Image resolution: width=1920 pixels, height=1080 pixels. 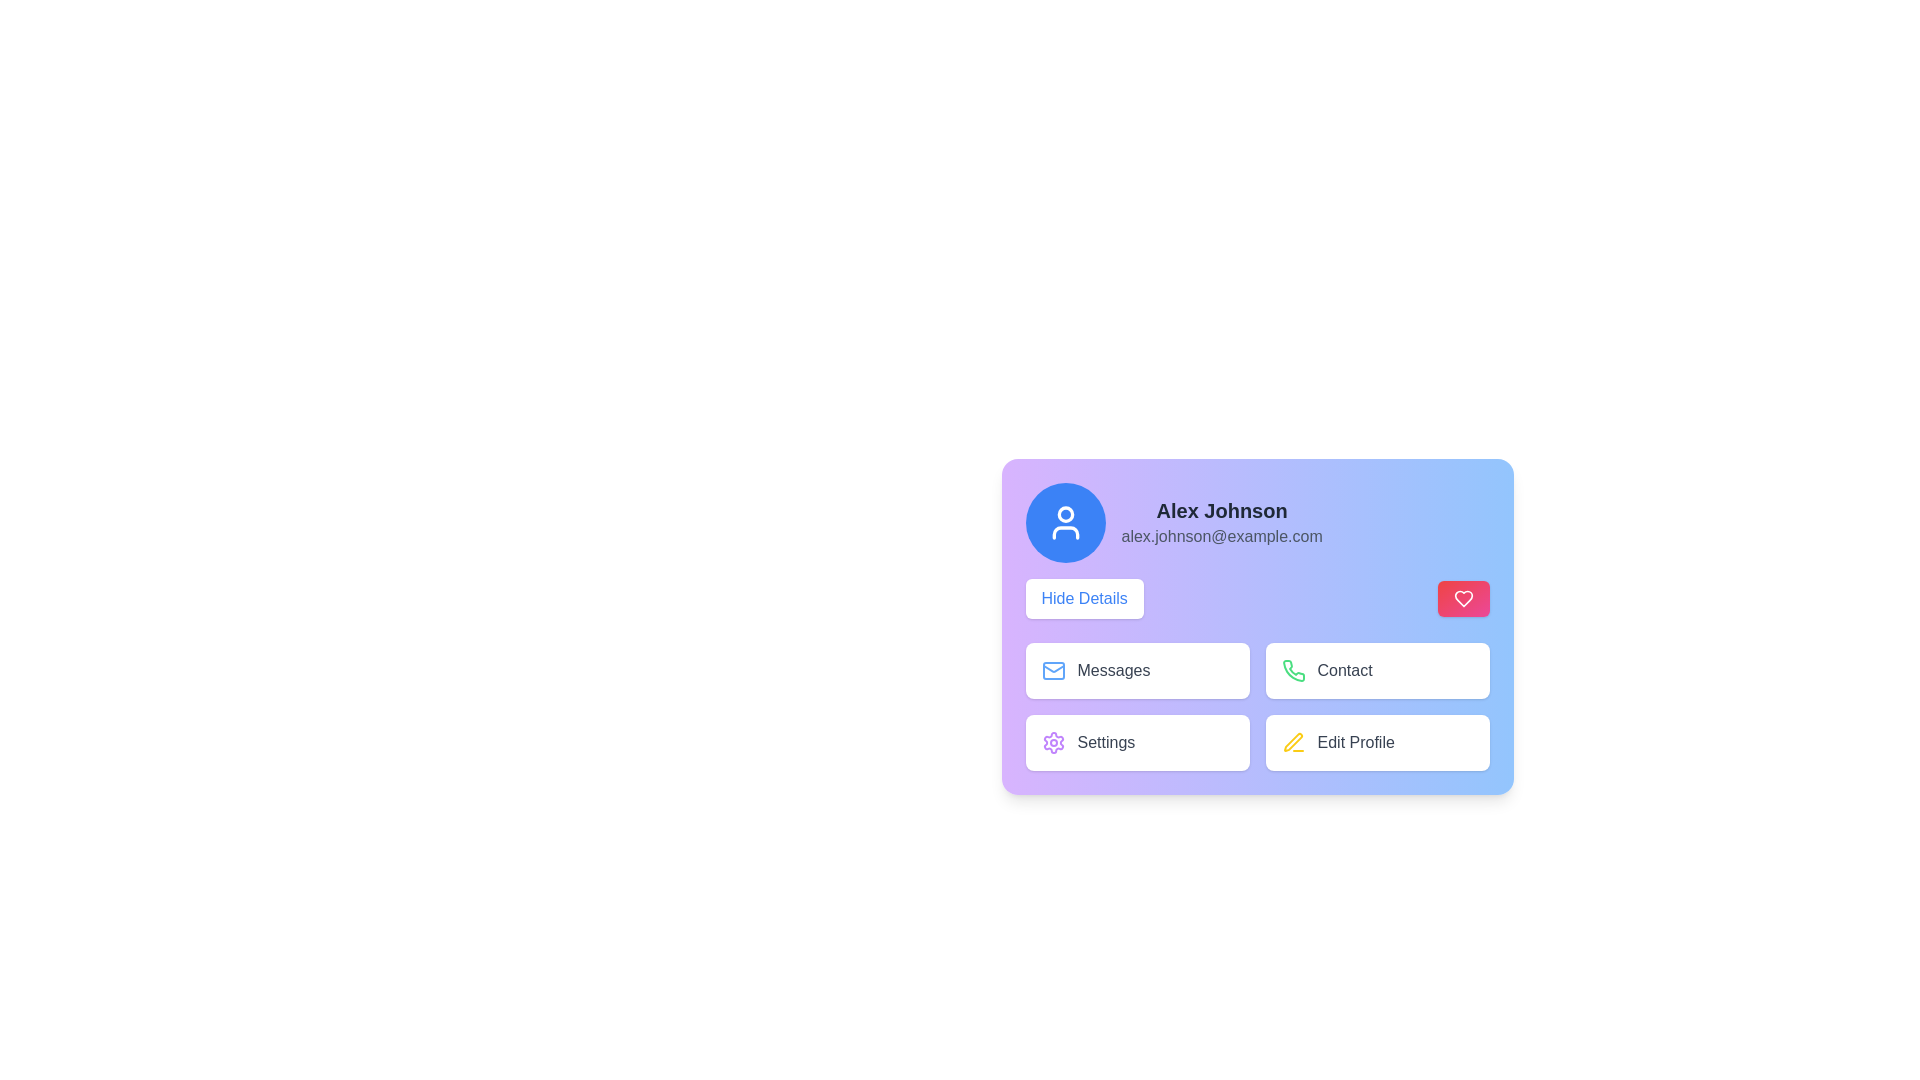 What do you see at coordinates (1052, 743) in the screenshot?
I see `the cogwheel icon located within the settings card` at bounding box center [1052, 743].